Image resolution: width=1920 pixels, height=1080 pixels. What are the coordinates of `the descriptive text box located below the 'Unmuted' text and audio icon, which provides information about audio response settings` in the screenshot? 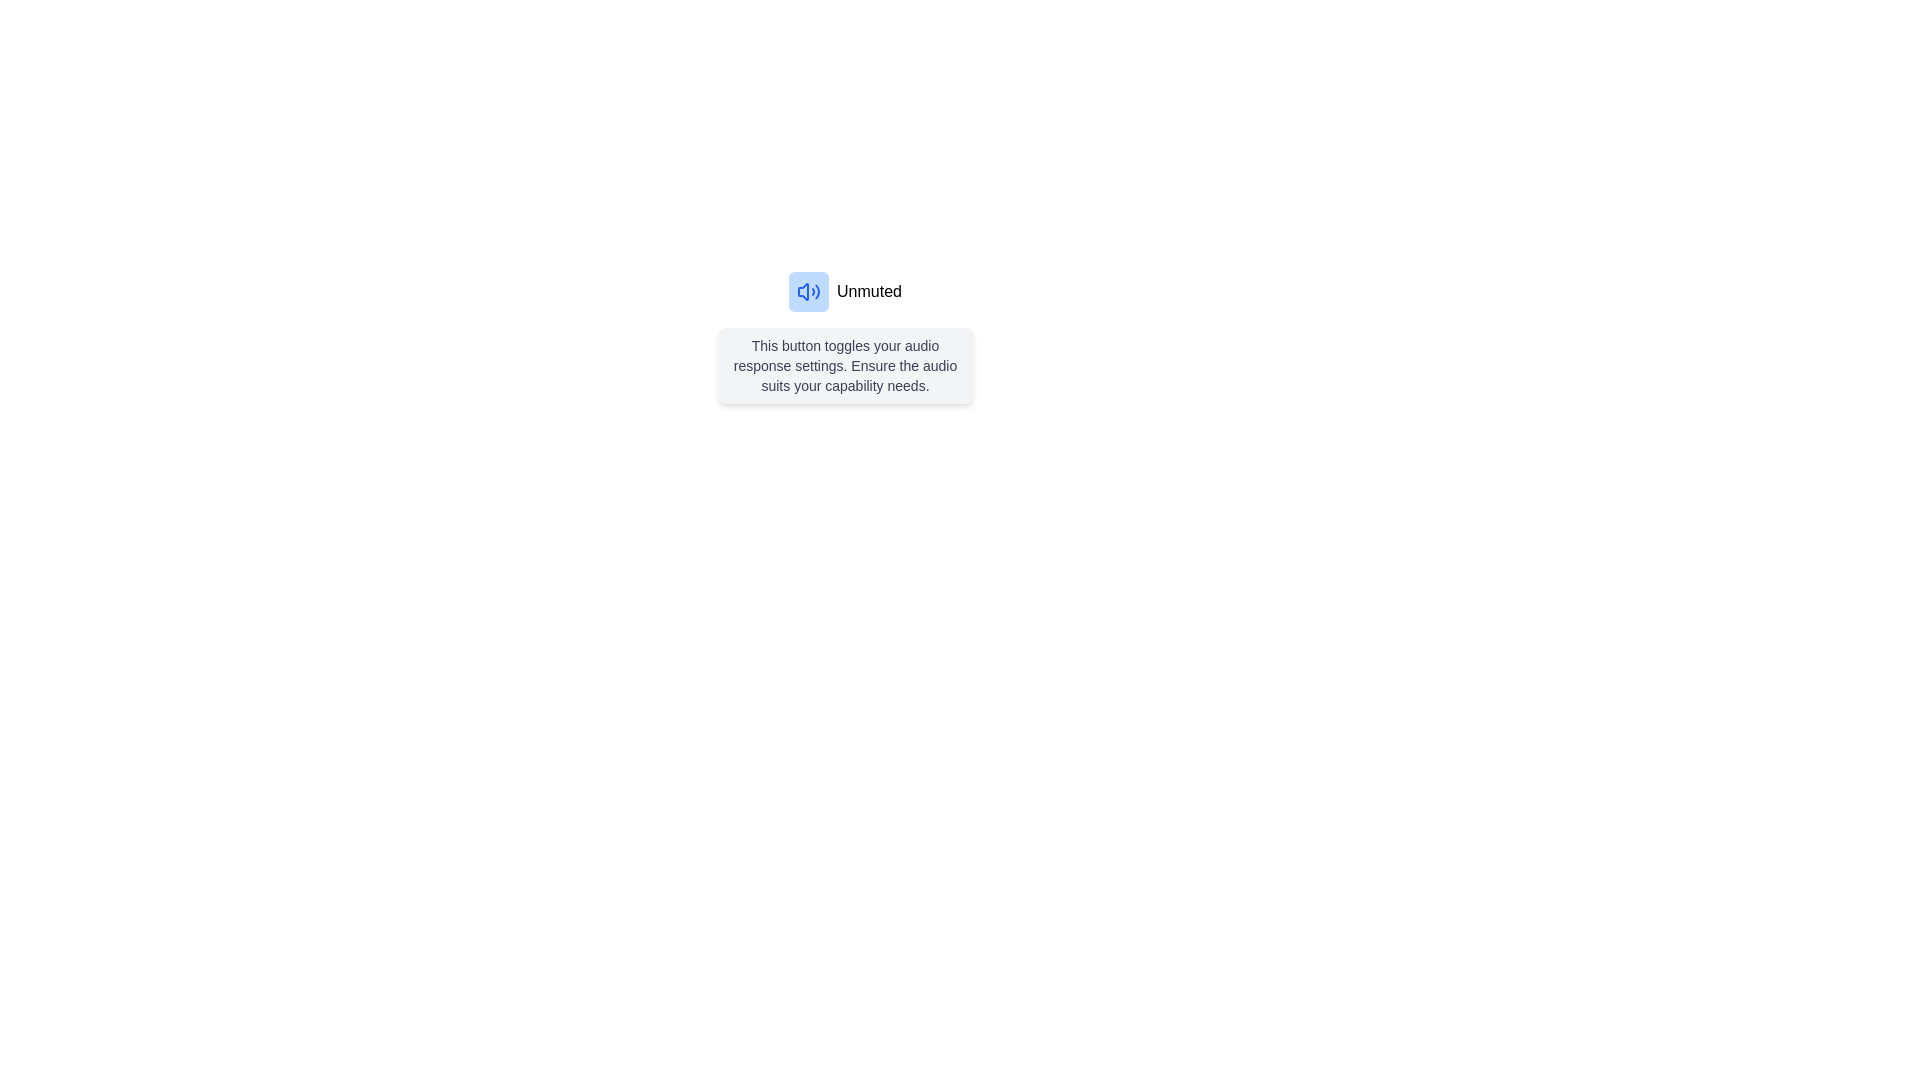 It's located at (845, 366).